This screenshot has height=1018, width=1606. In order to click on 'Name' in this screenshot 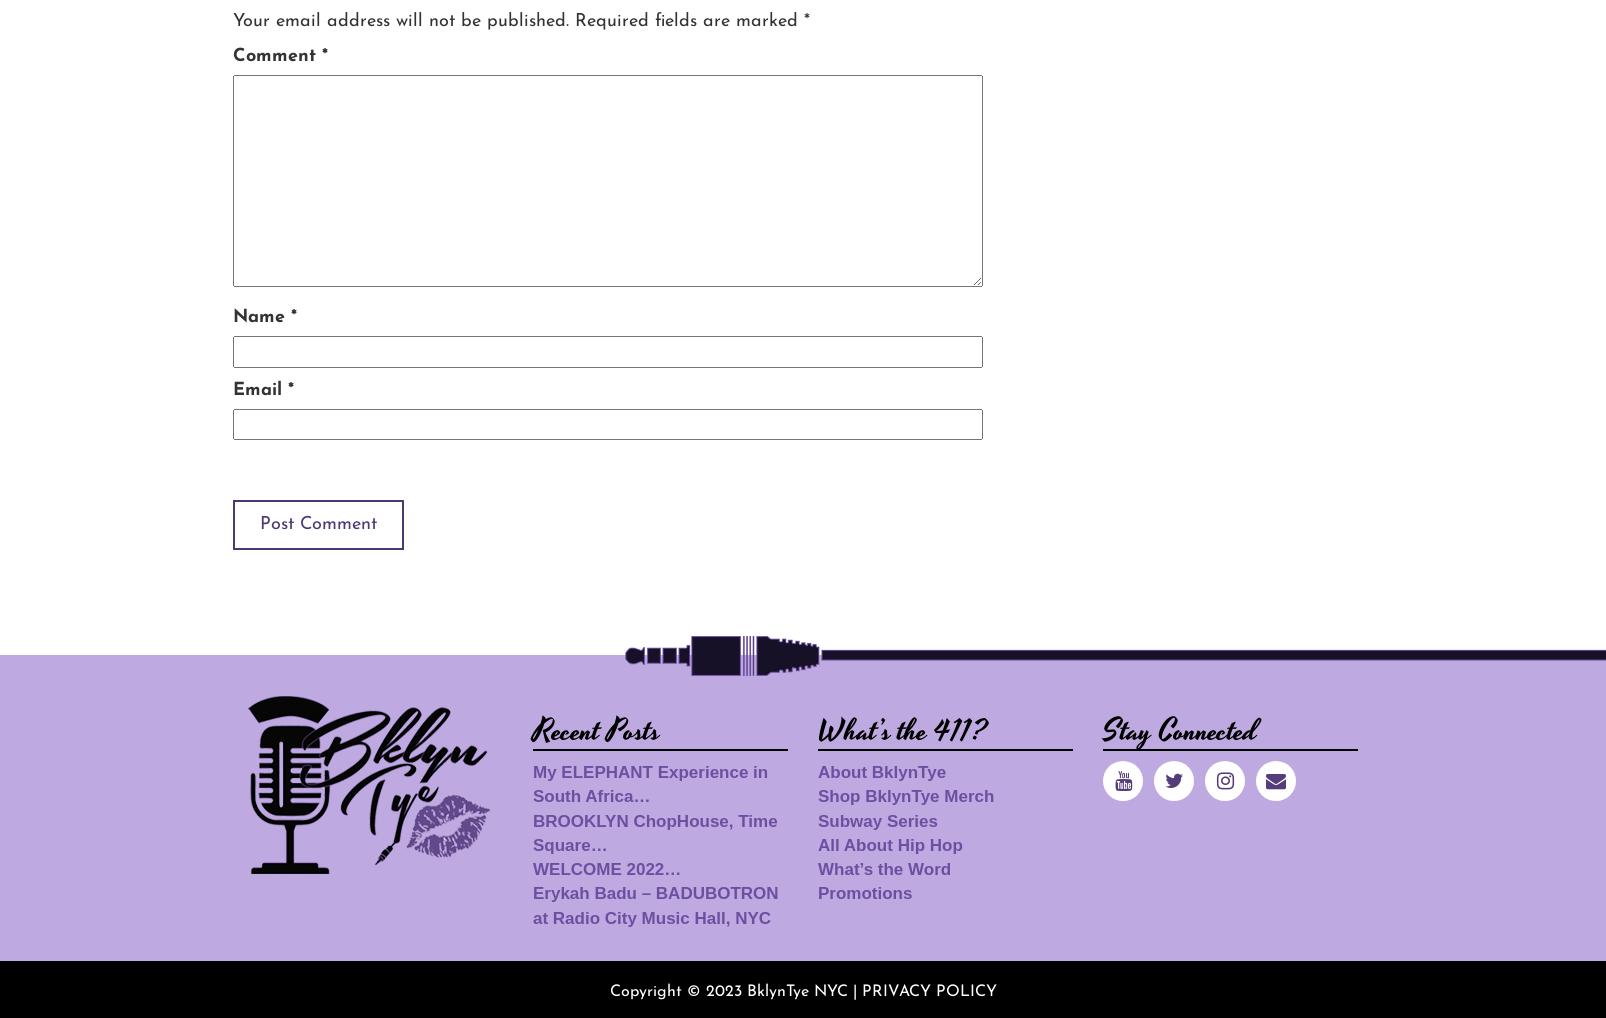, I will do `click(232, 316)`.